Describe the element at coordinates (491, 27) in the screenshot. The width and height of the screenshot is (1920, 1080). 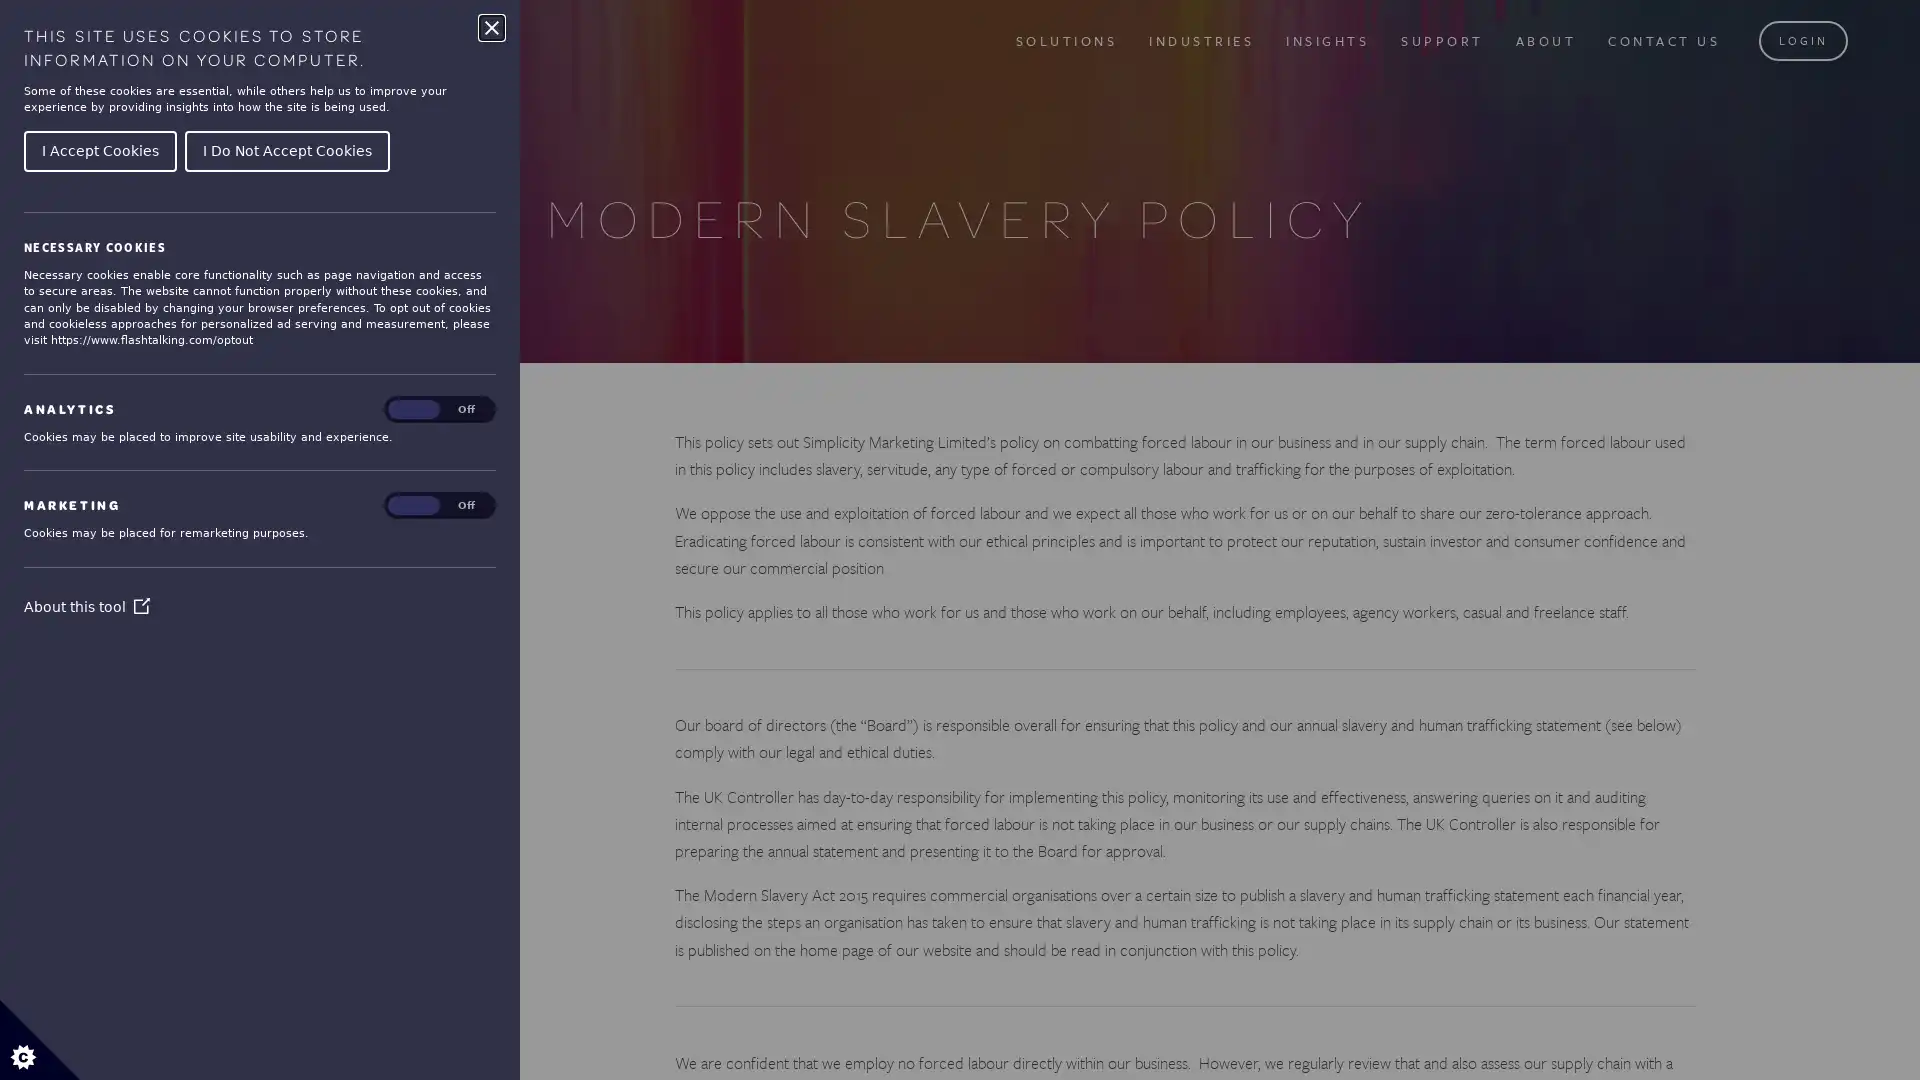
I see `Close Cookie Control` at that location.